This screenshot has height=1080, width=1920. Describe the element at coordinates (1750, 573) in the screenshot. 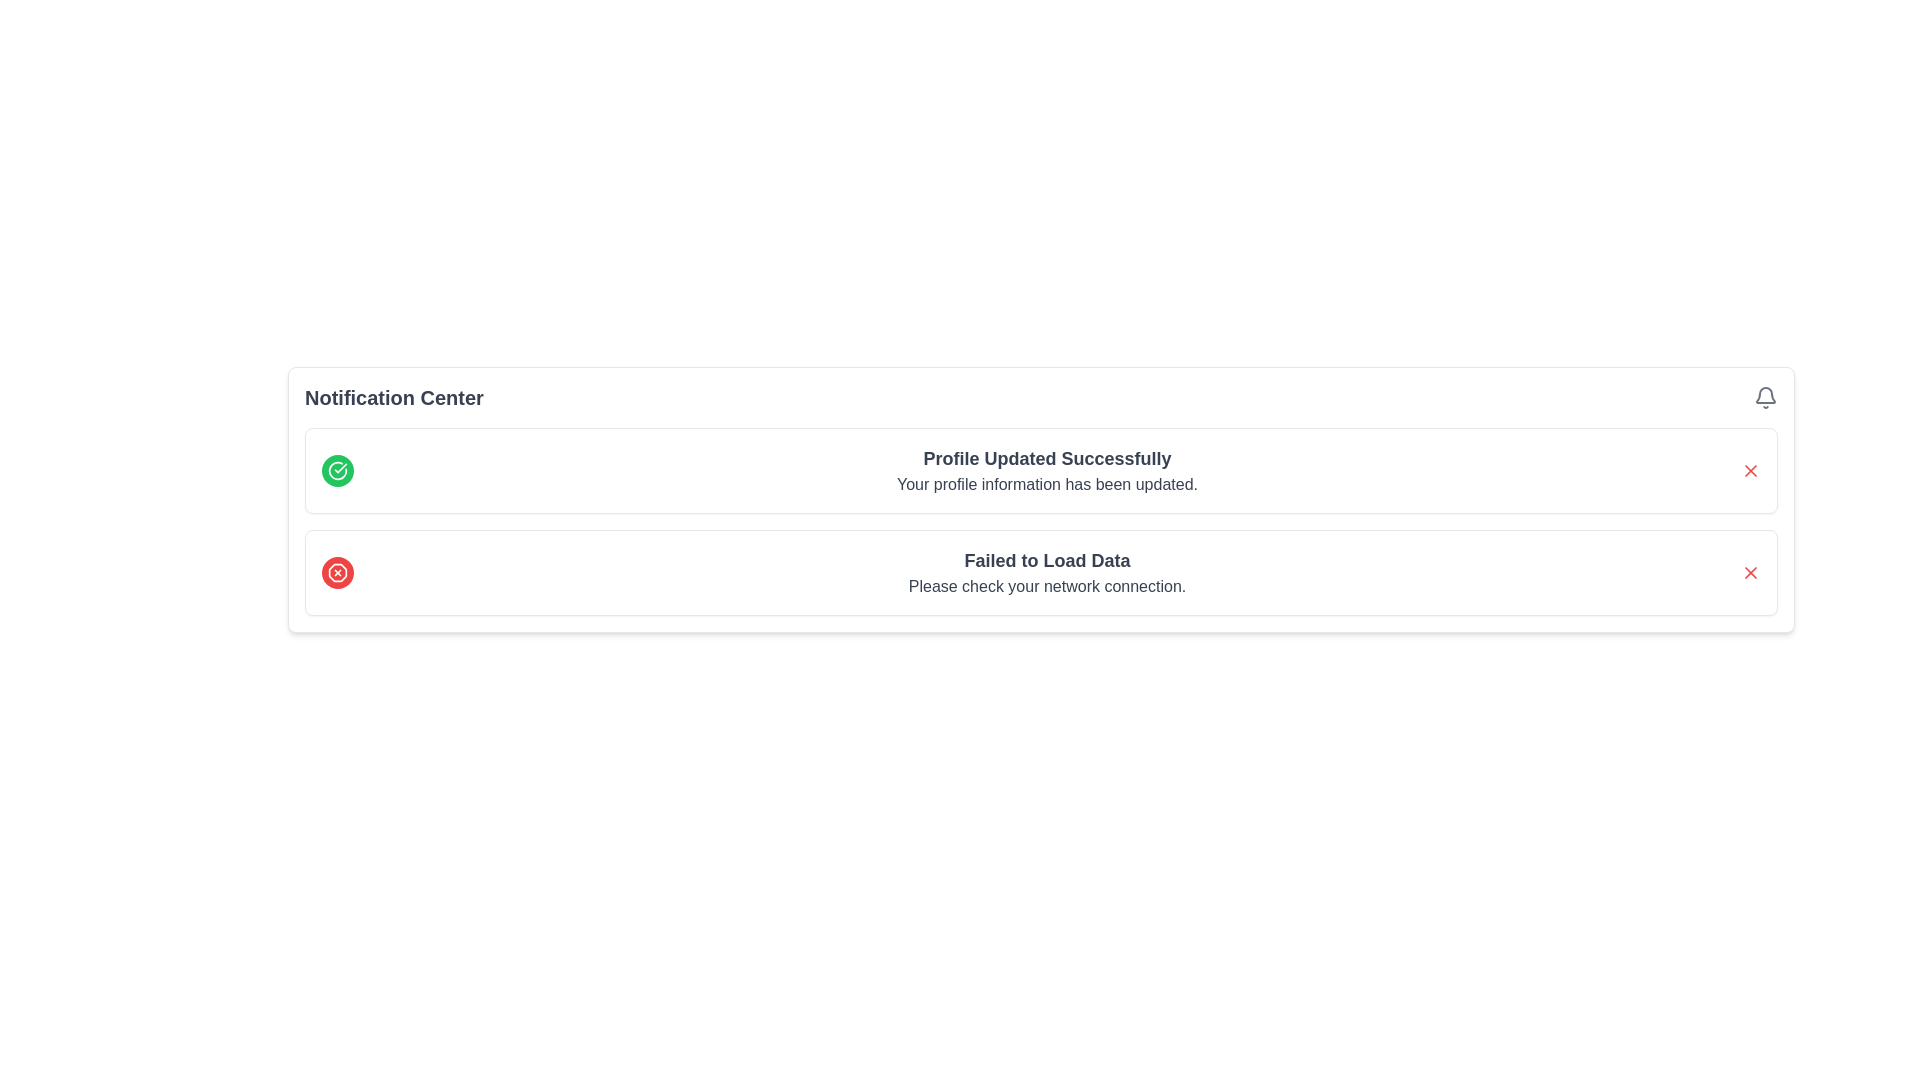

I see `the button in the top-right corner of the 'Failed to Load Data' notification` at that location.